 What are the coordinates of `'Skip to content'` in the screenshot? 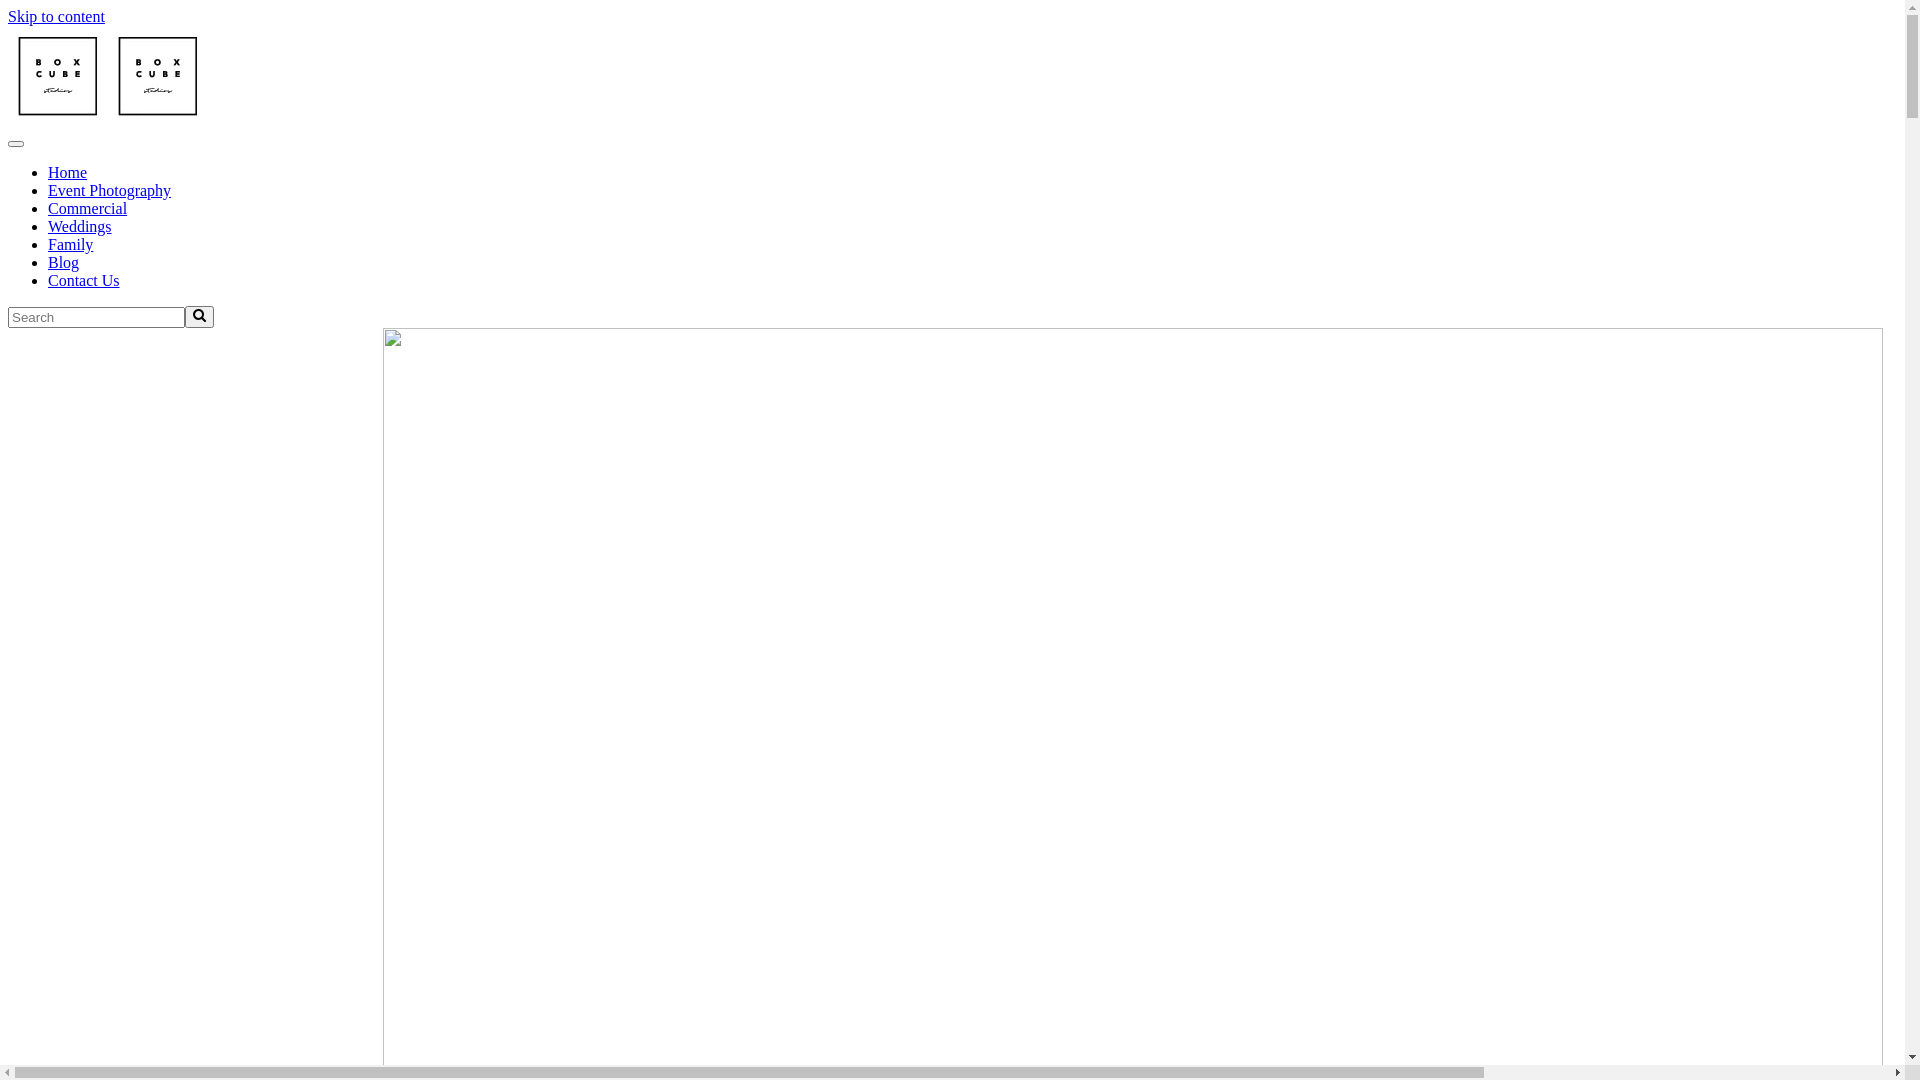 It's located at (56, 16).